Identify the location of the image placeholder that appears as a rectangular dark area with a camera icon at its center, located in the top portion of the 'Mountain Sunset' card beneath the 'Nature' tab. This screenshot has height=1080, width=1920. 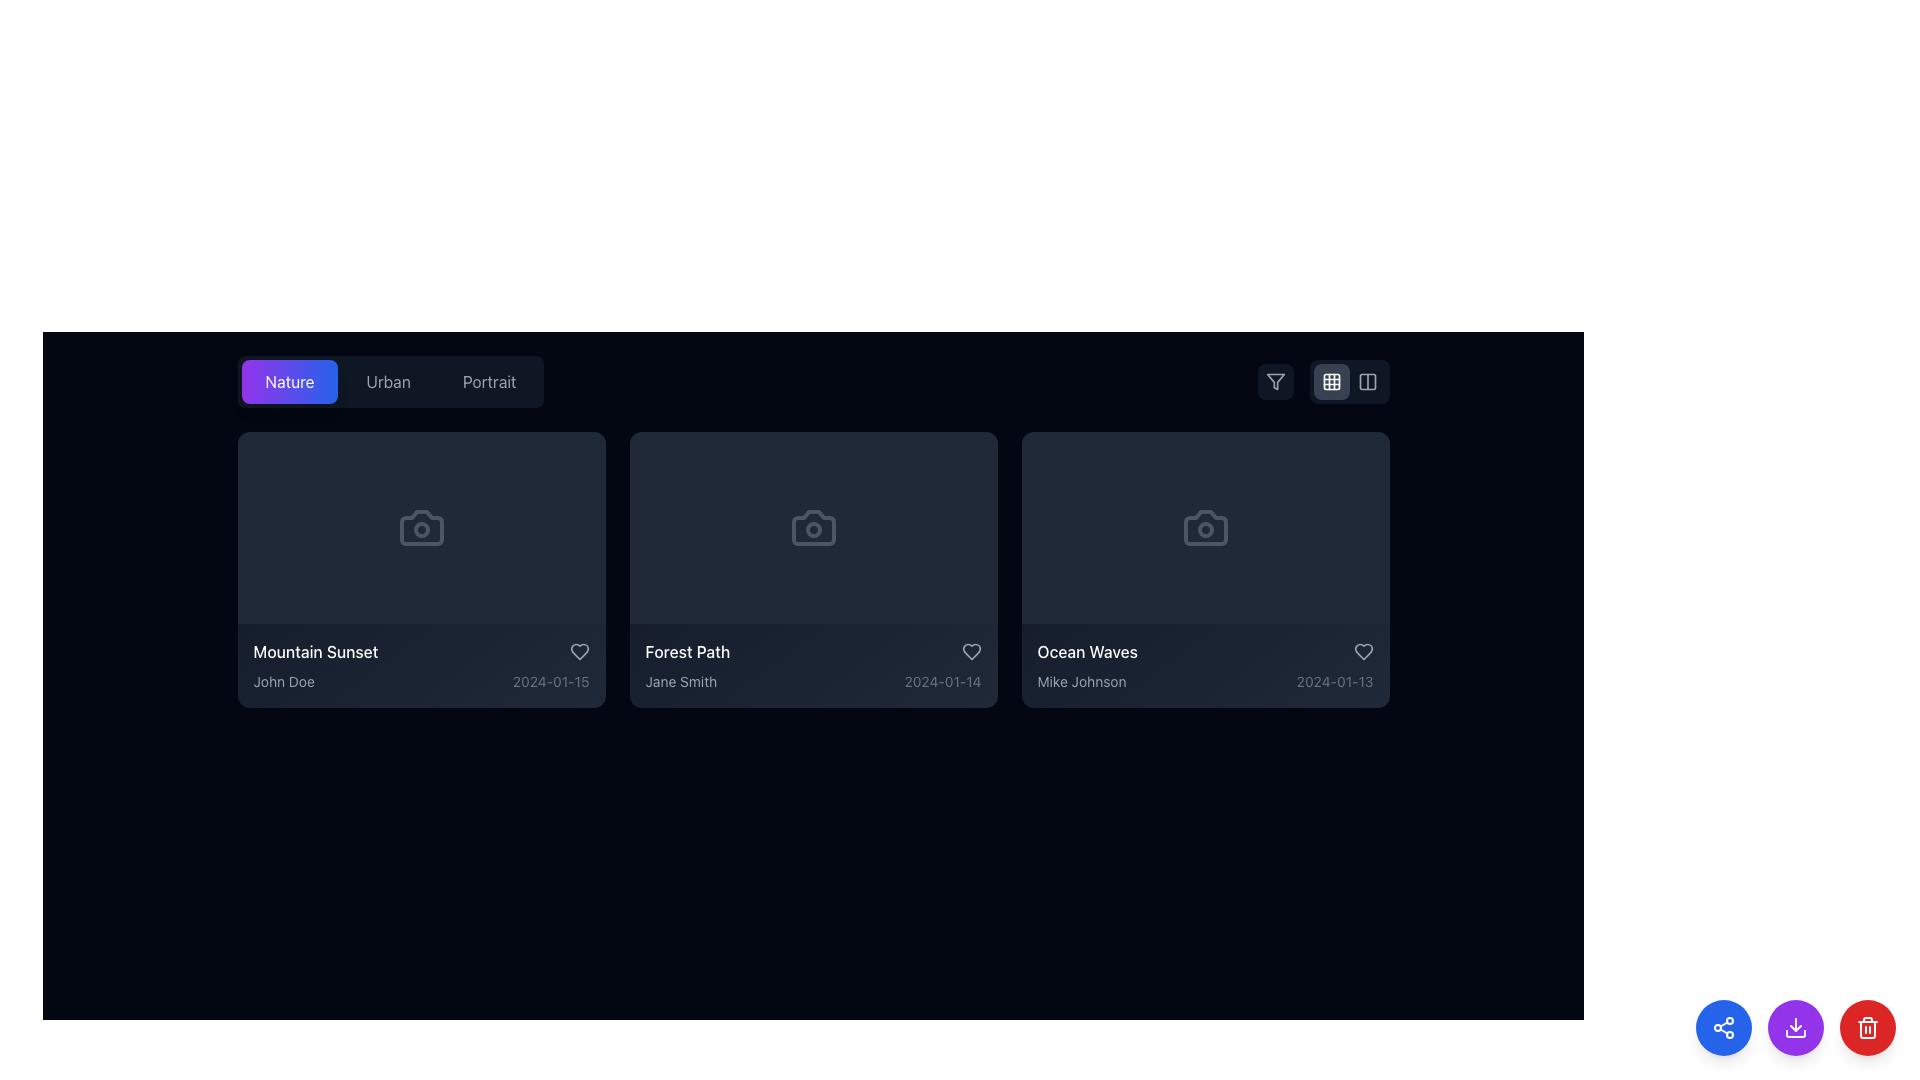
(420, 527).